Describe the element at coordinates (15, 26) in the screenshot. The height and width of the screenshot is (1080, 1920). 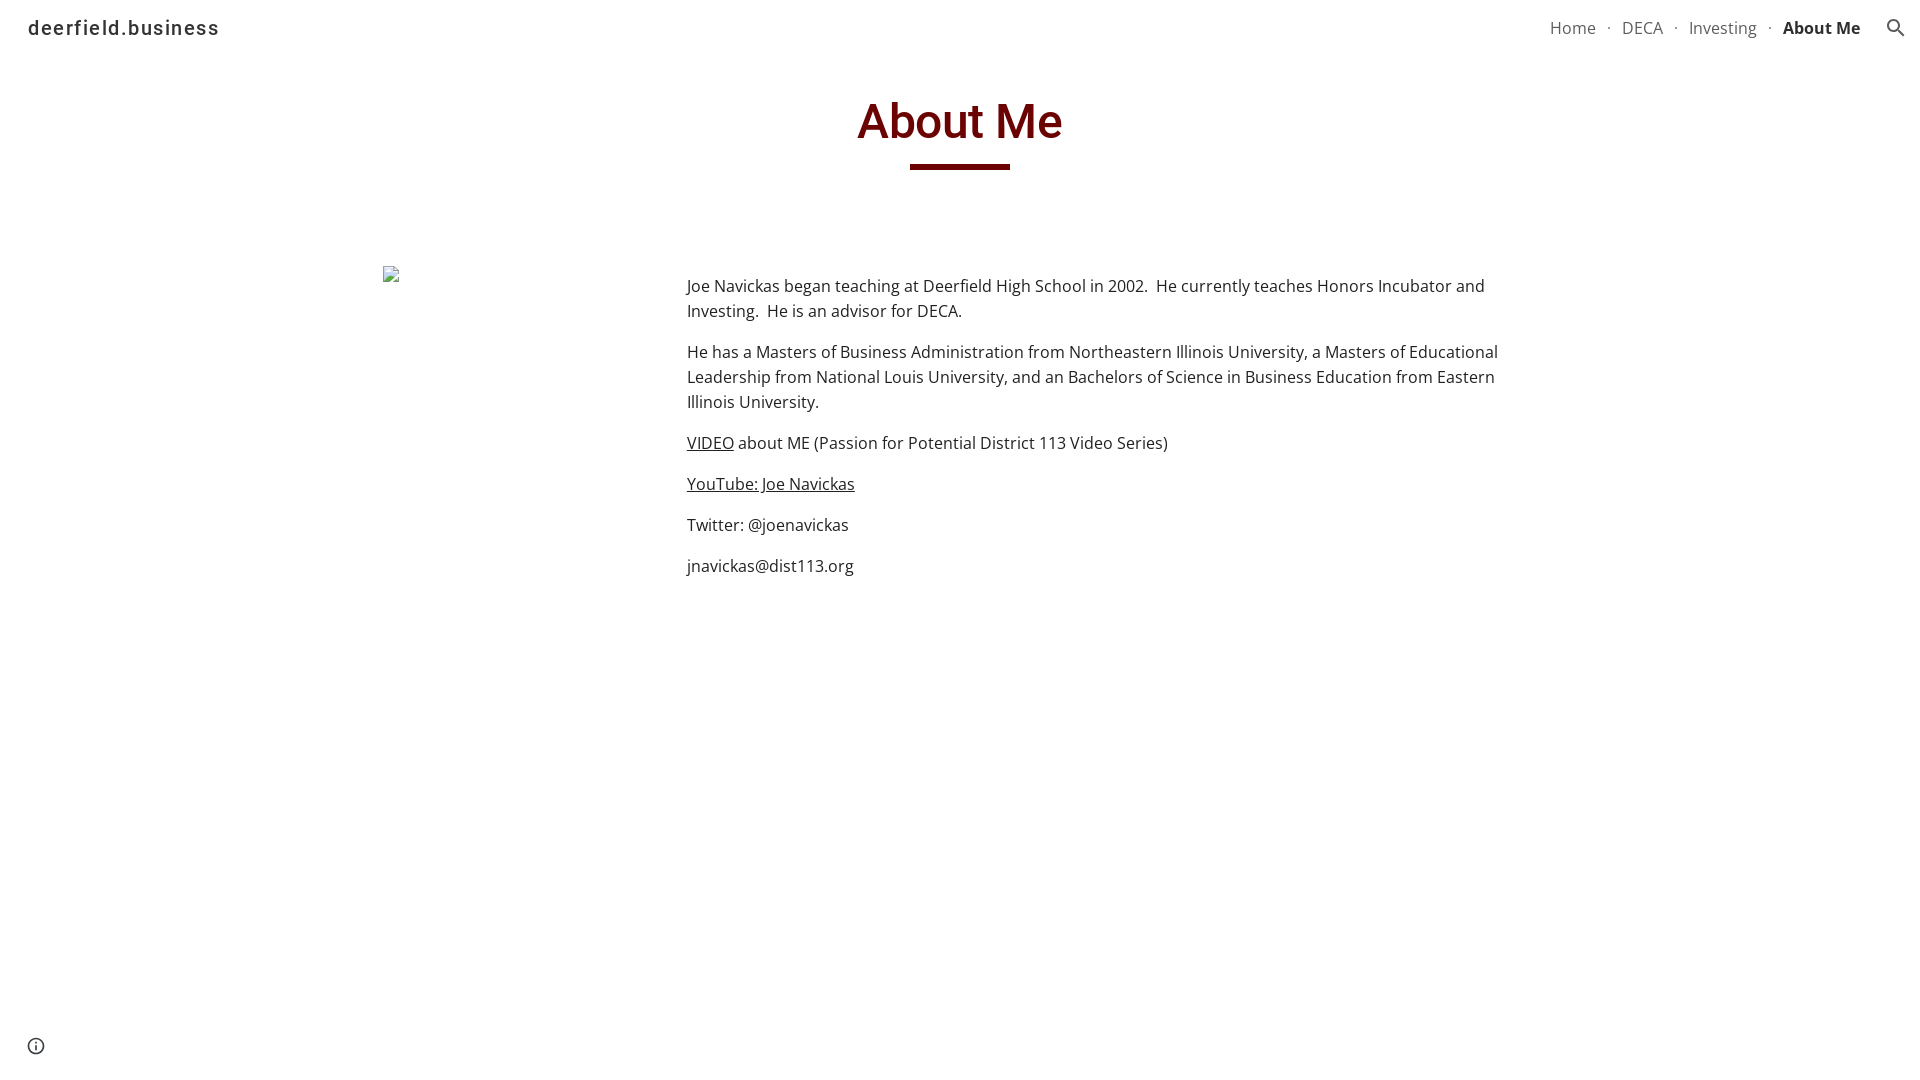
I see `'deerfield.business'` at that location.